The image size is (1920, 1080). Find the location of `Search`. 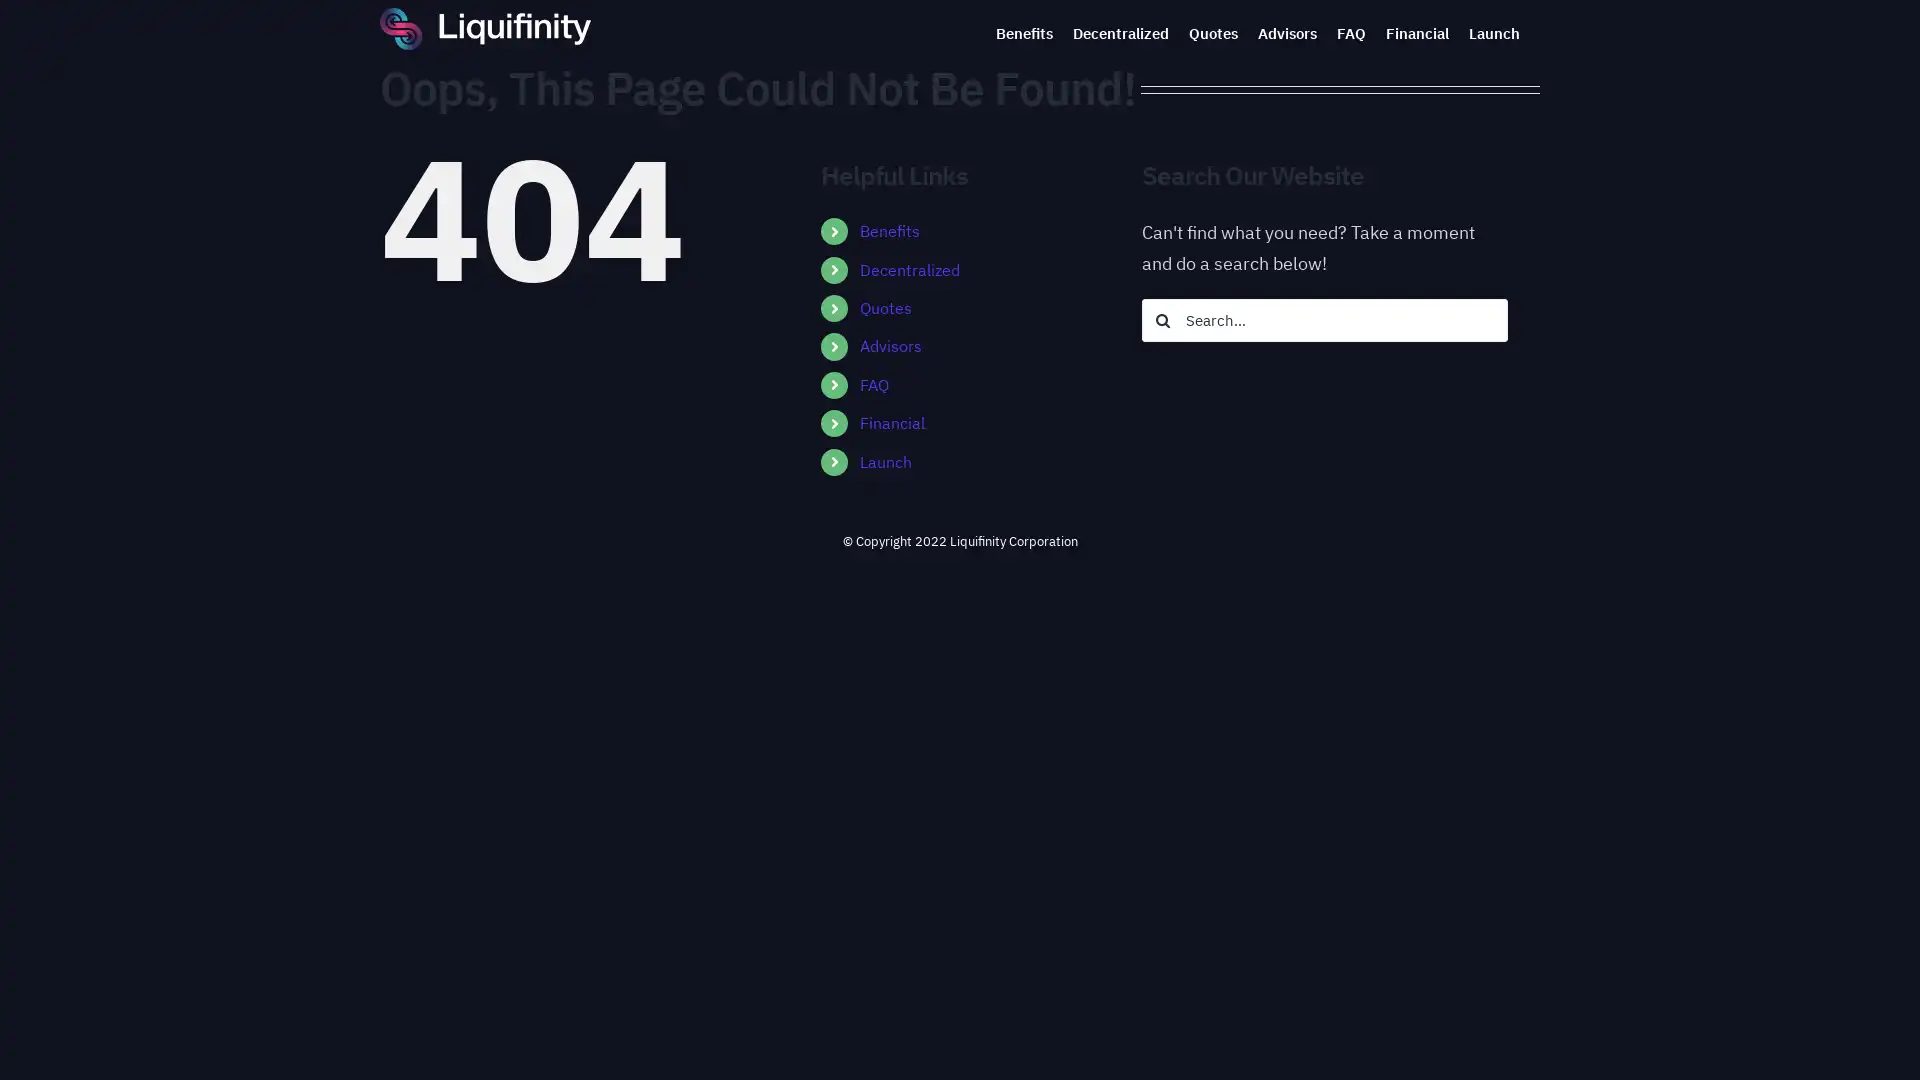

Search is located at coordinates (1162, 319).